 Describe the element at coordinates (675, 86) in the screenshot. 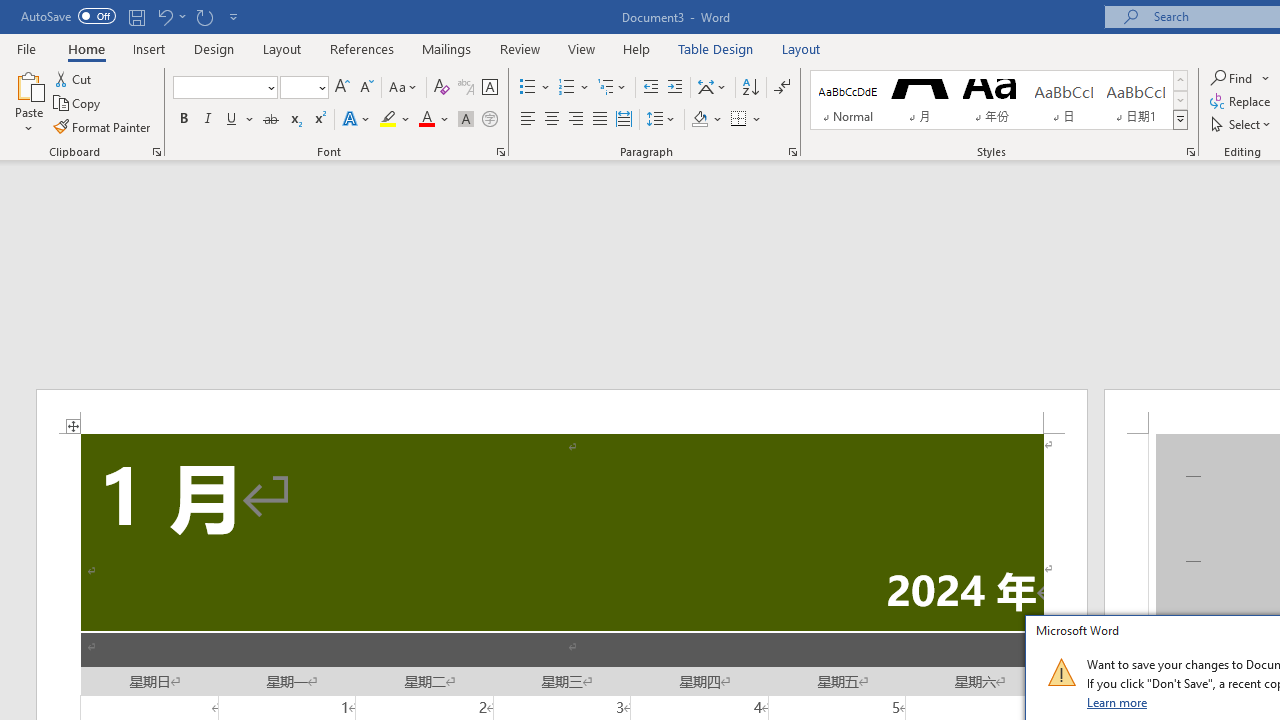

I see `'Increase Indent'` at that location.